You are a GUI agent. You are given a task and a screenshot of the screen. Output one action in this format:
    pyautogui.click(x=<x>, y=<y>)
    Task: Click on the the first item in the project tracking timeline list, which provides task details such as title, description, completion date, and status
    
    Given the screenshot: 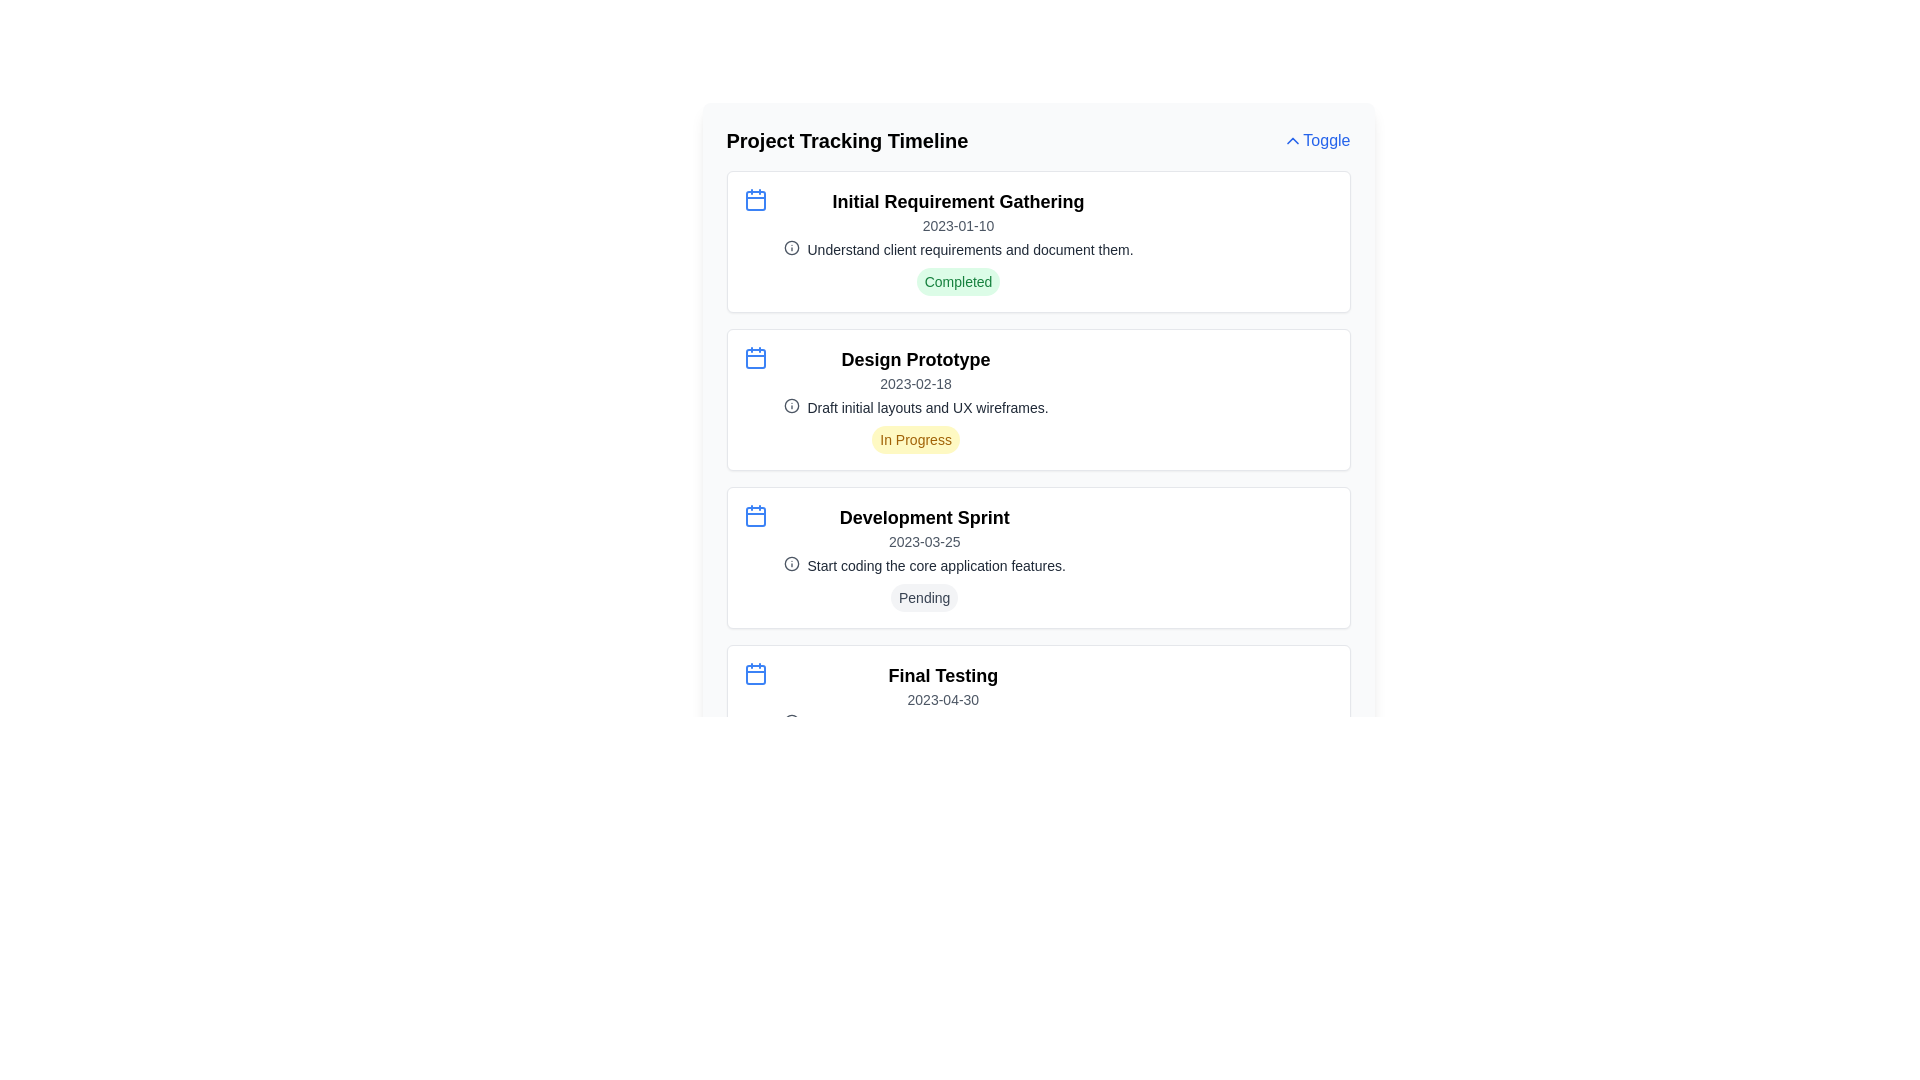 What is the action you would take?
    pyautogui.click(x=1038, y=241)
    